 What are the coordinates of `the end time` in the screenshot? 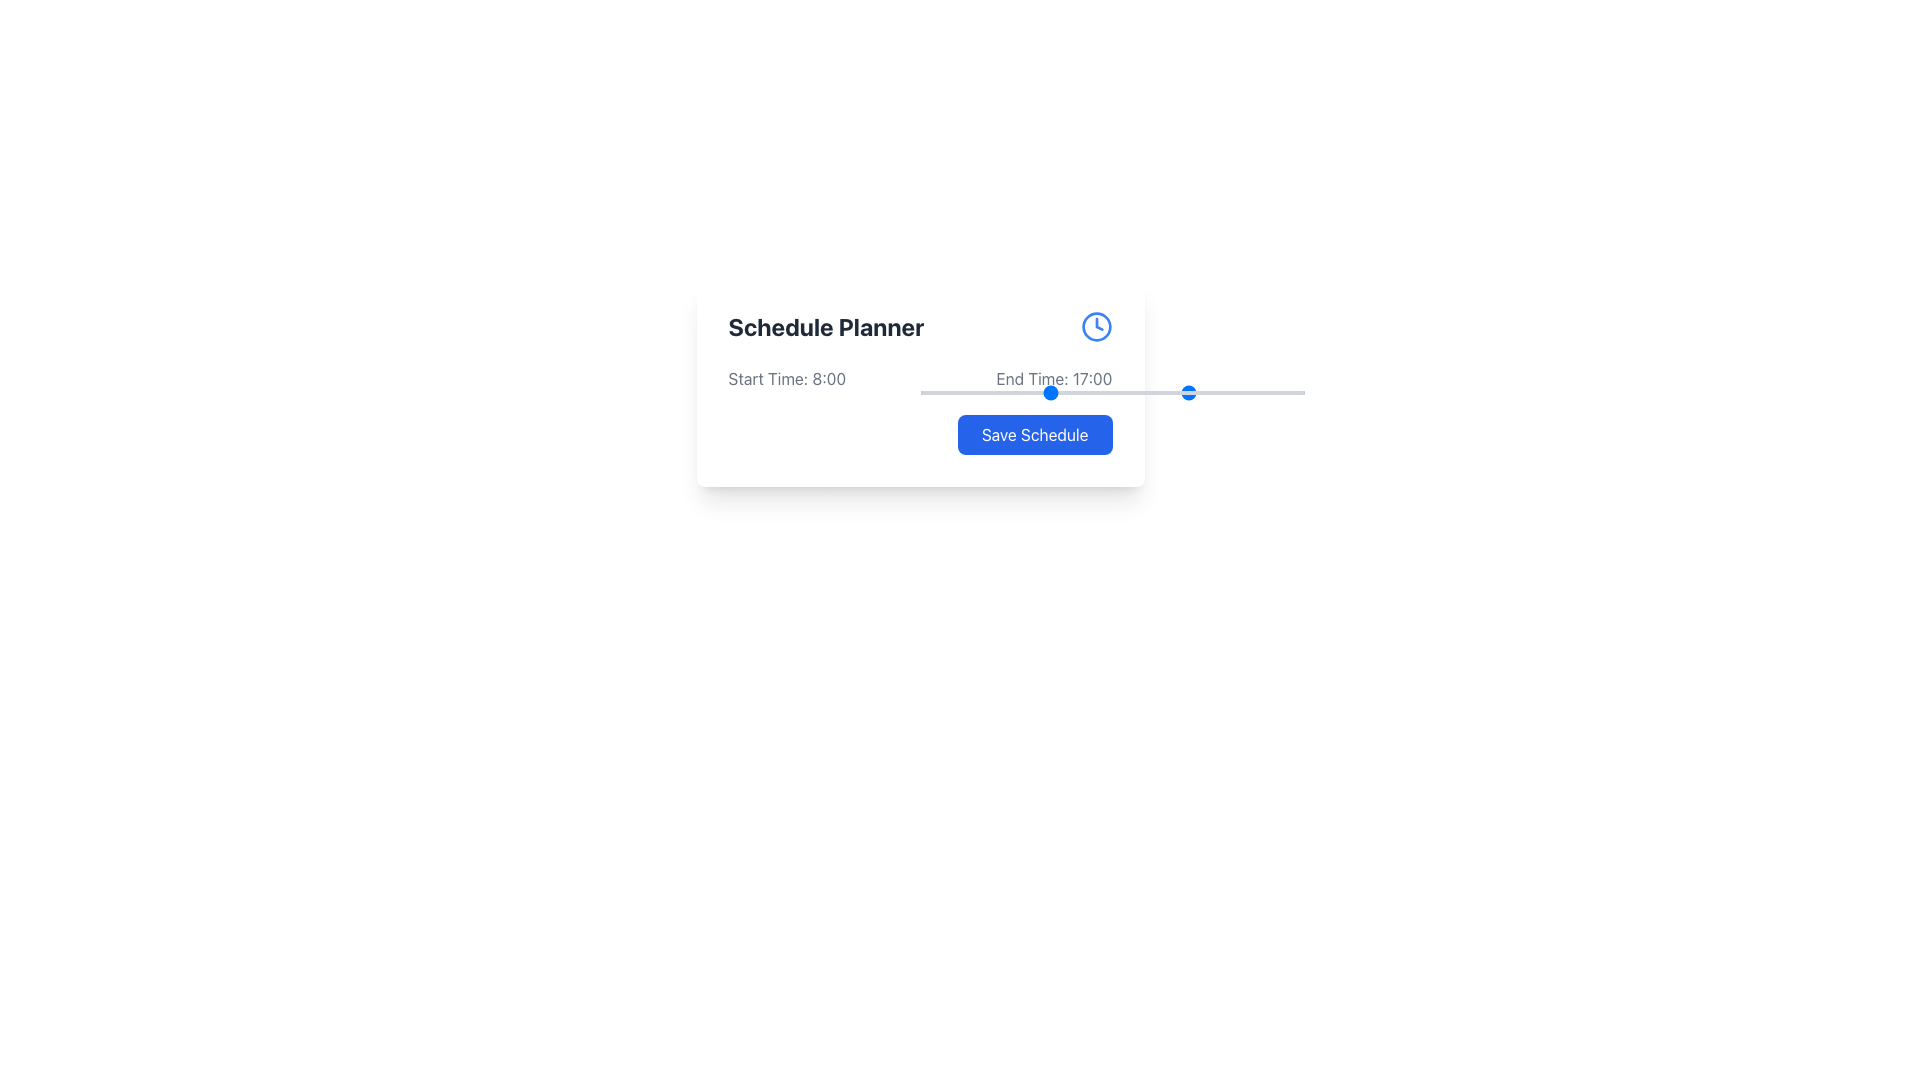 It's located at (1176, 393).